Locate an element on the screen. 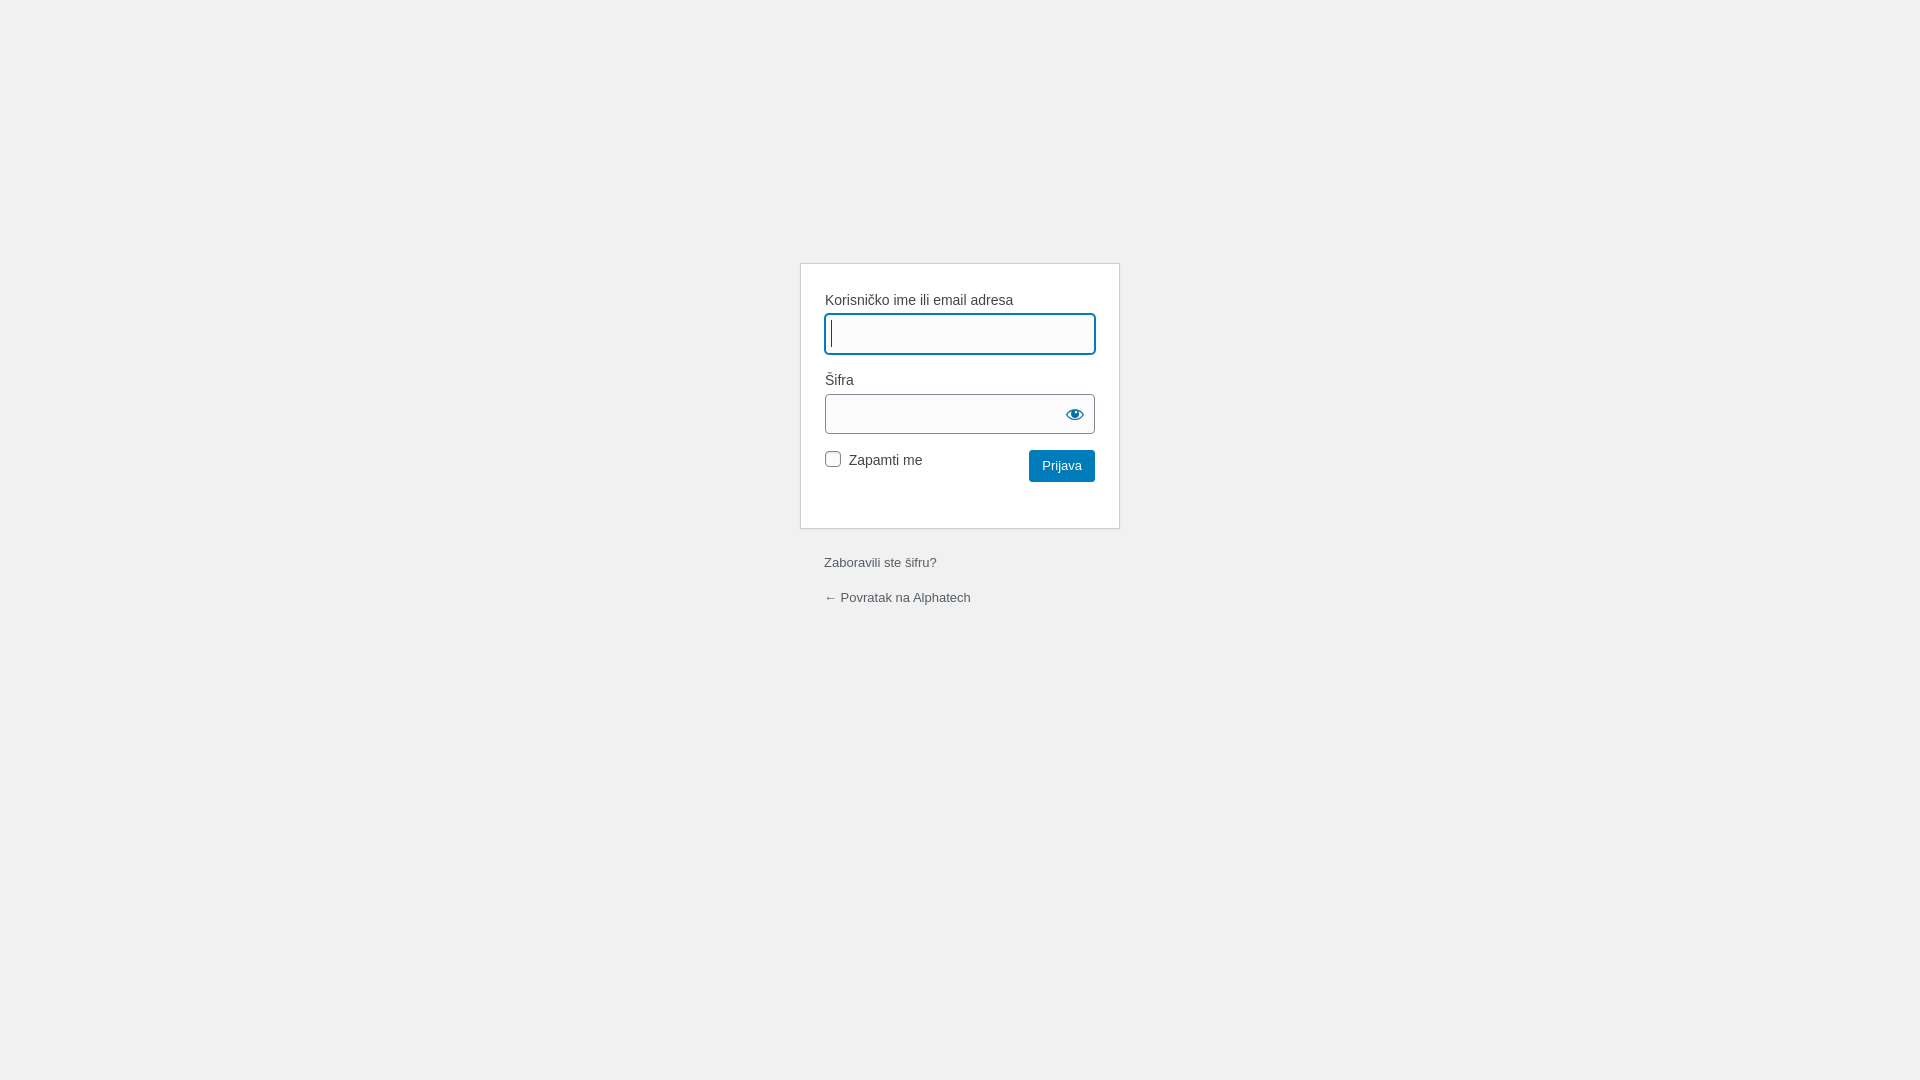 The image size is (1920, 1080). 'Prijava' is located at coordinates (1028, 466).